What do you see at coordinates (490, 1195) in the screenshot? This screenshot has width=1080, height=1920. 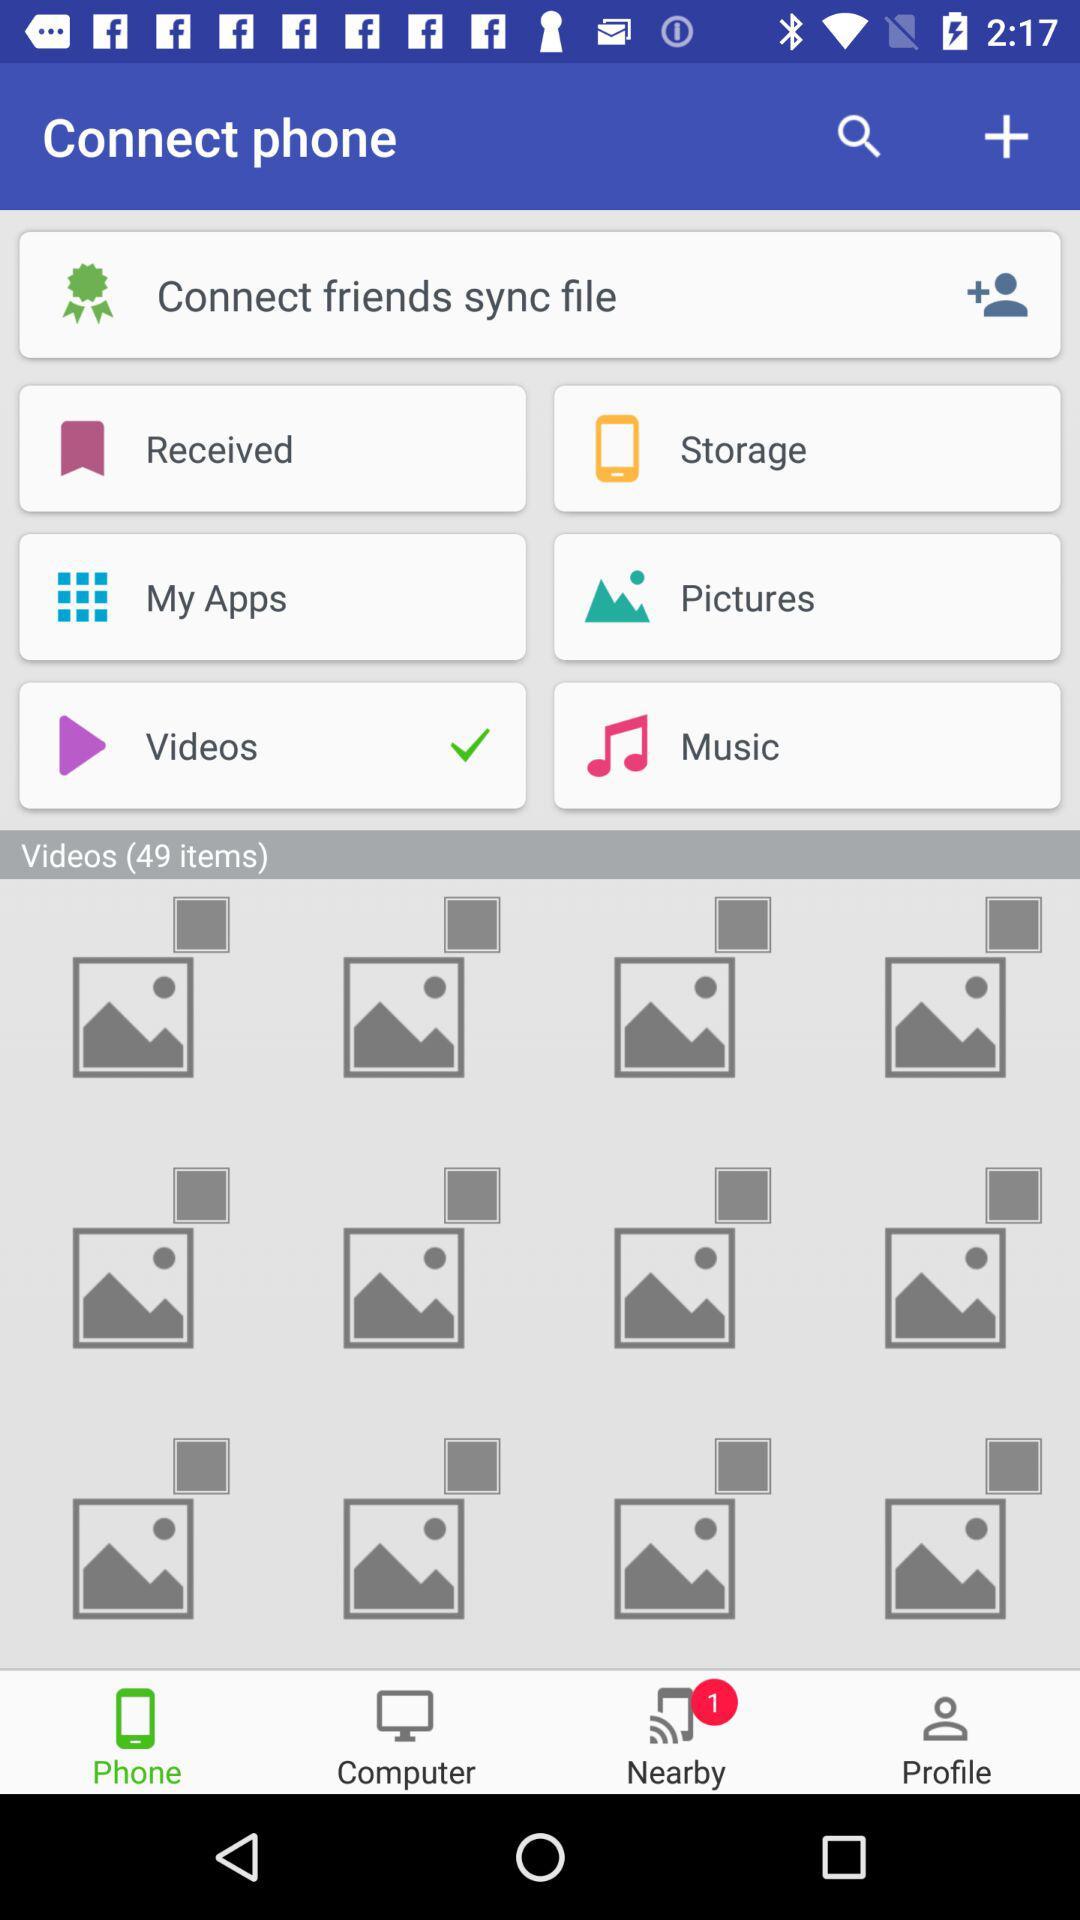 I see `check thumbnail to select` at bounding box center [490, 1195].